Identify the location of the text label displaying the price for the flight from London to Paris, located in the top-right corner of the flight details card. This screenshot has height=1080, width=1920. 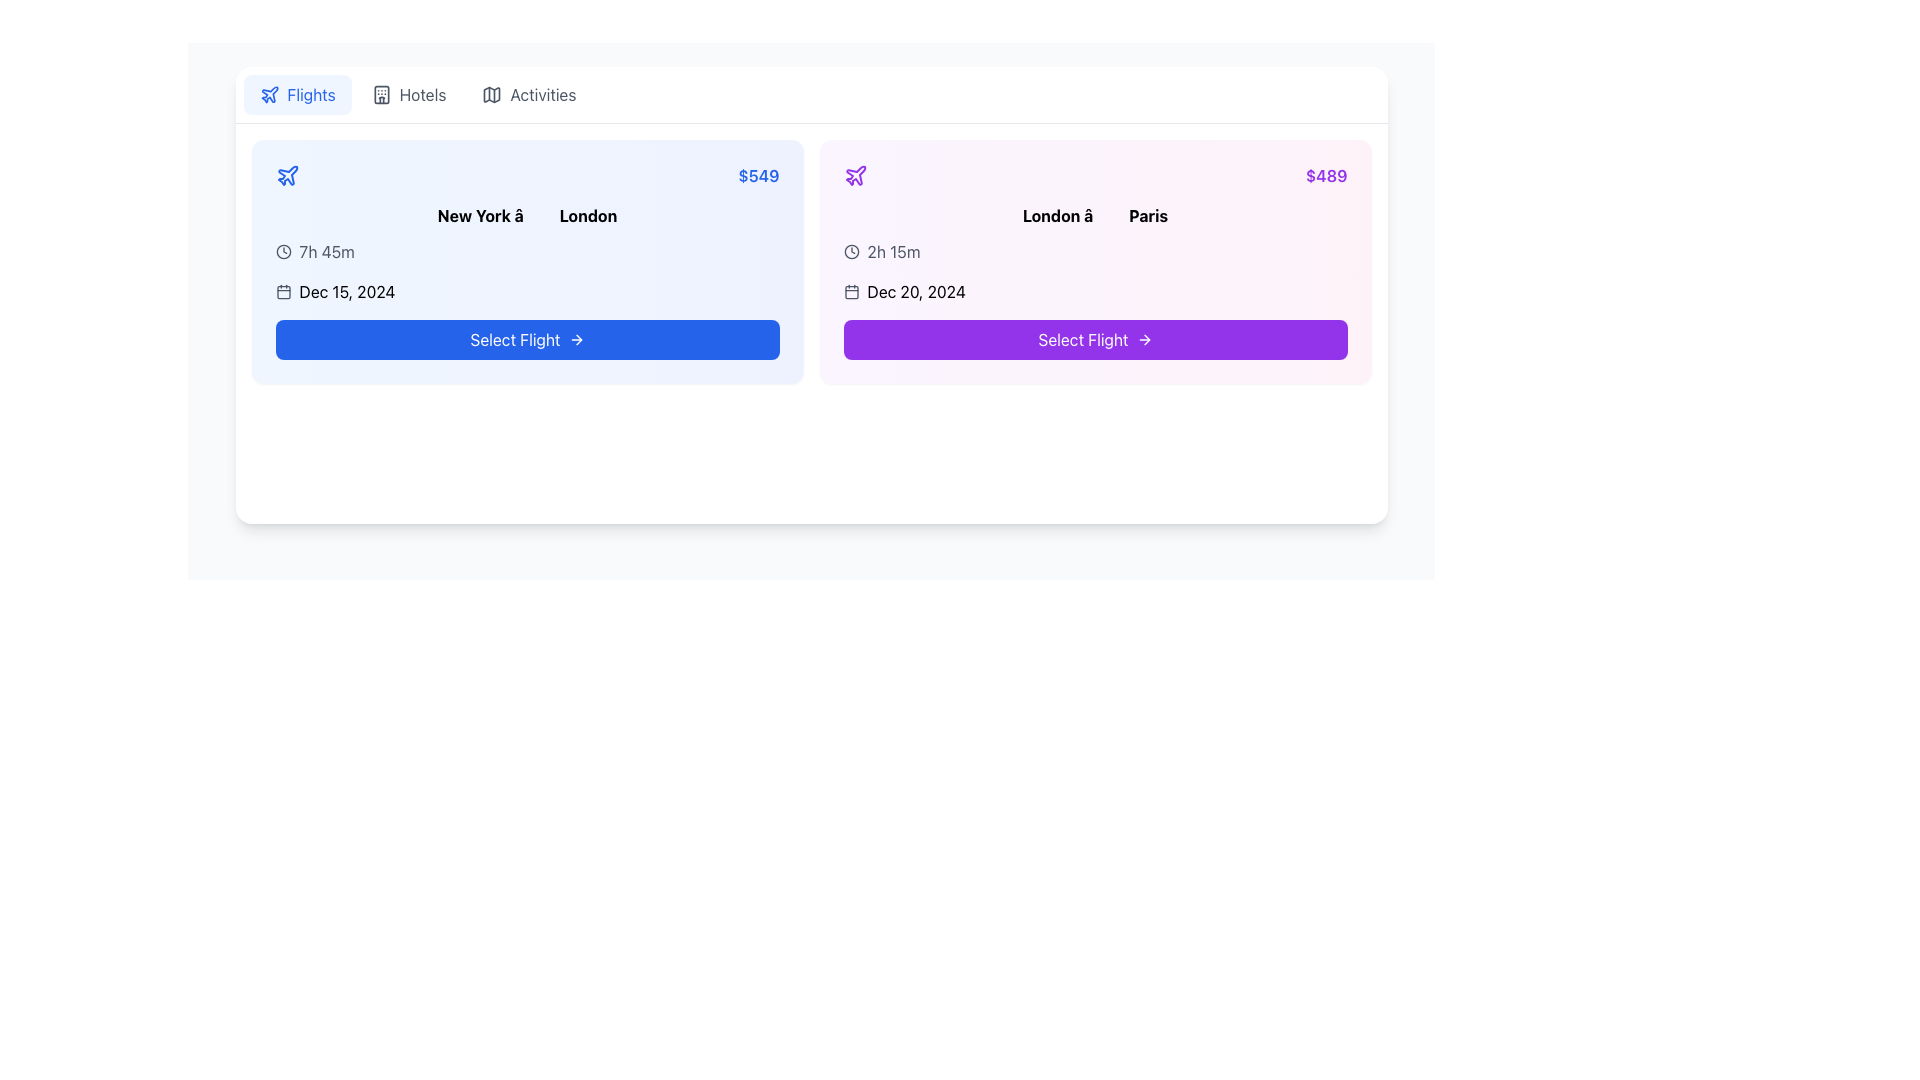
(1326, 175).